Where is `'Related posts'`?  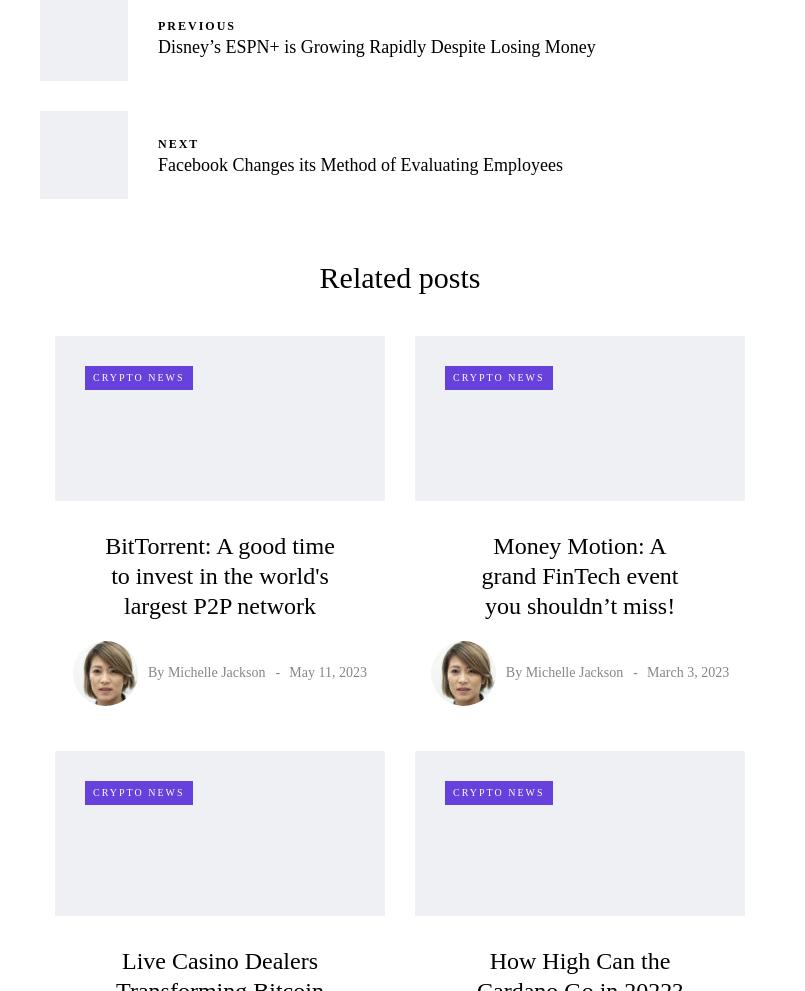 'Related posts' is located at coordinates (399, 275).